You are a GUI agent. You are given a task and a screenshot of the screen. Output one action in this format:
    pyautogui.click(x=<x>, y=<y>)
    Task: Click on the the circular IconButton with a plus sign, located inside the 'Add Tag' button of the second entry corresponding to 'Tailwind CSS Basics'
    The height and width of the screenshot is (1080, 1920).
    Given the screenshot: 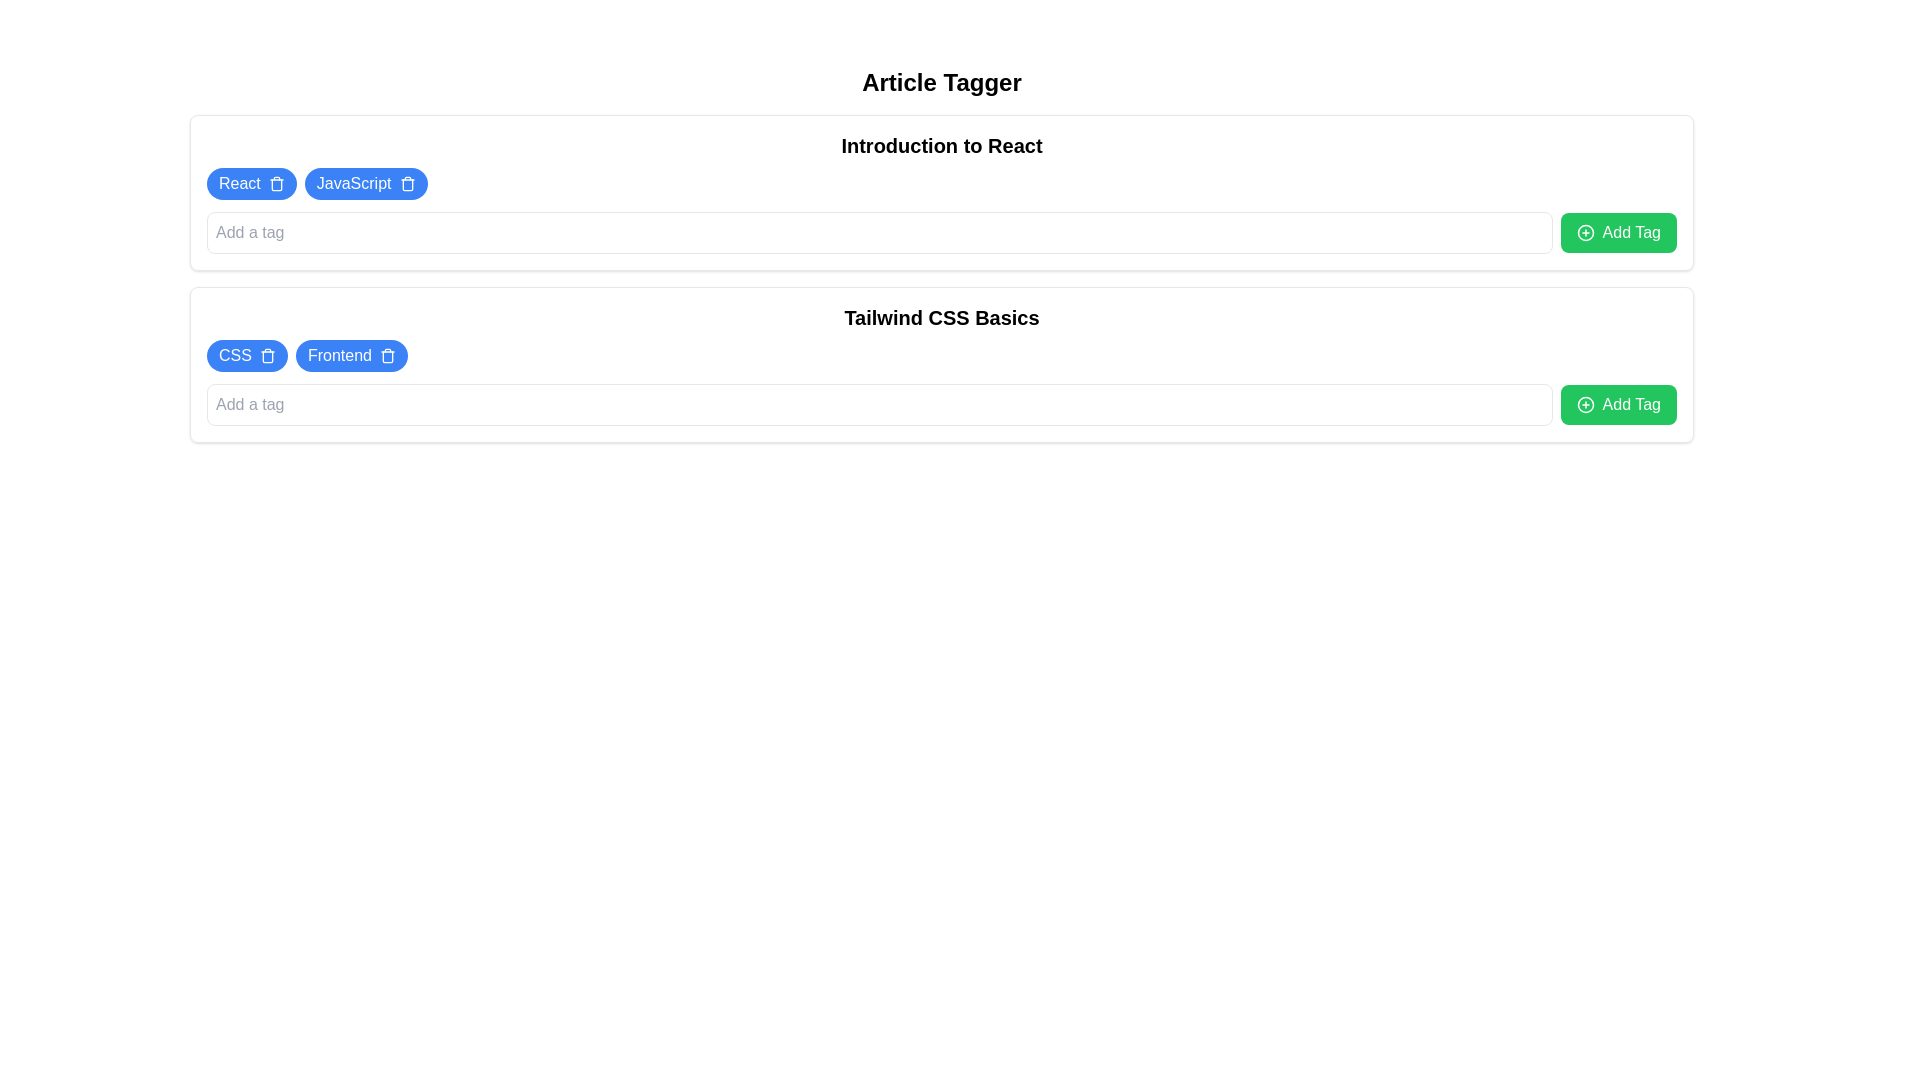 What is the action you would take?
    pyautogui.click(x=1584, y=405)
    